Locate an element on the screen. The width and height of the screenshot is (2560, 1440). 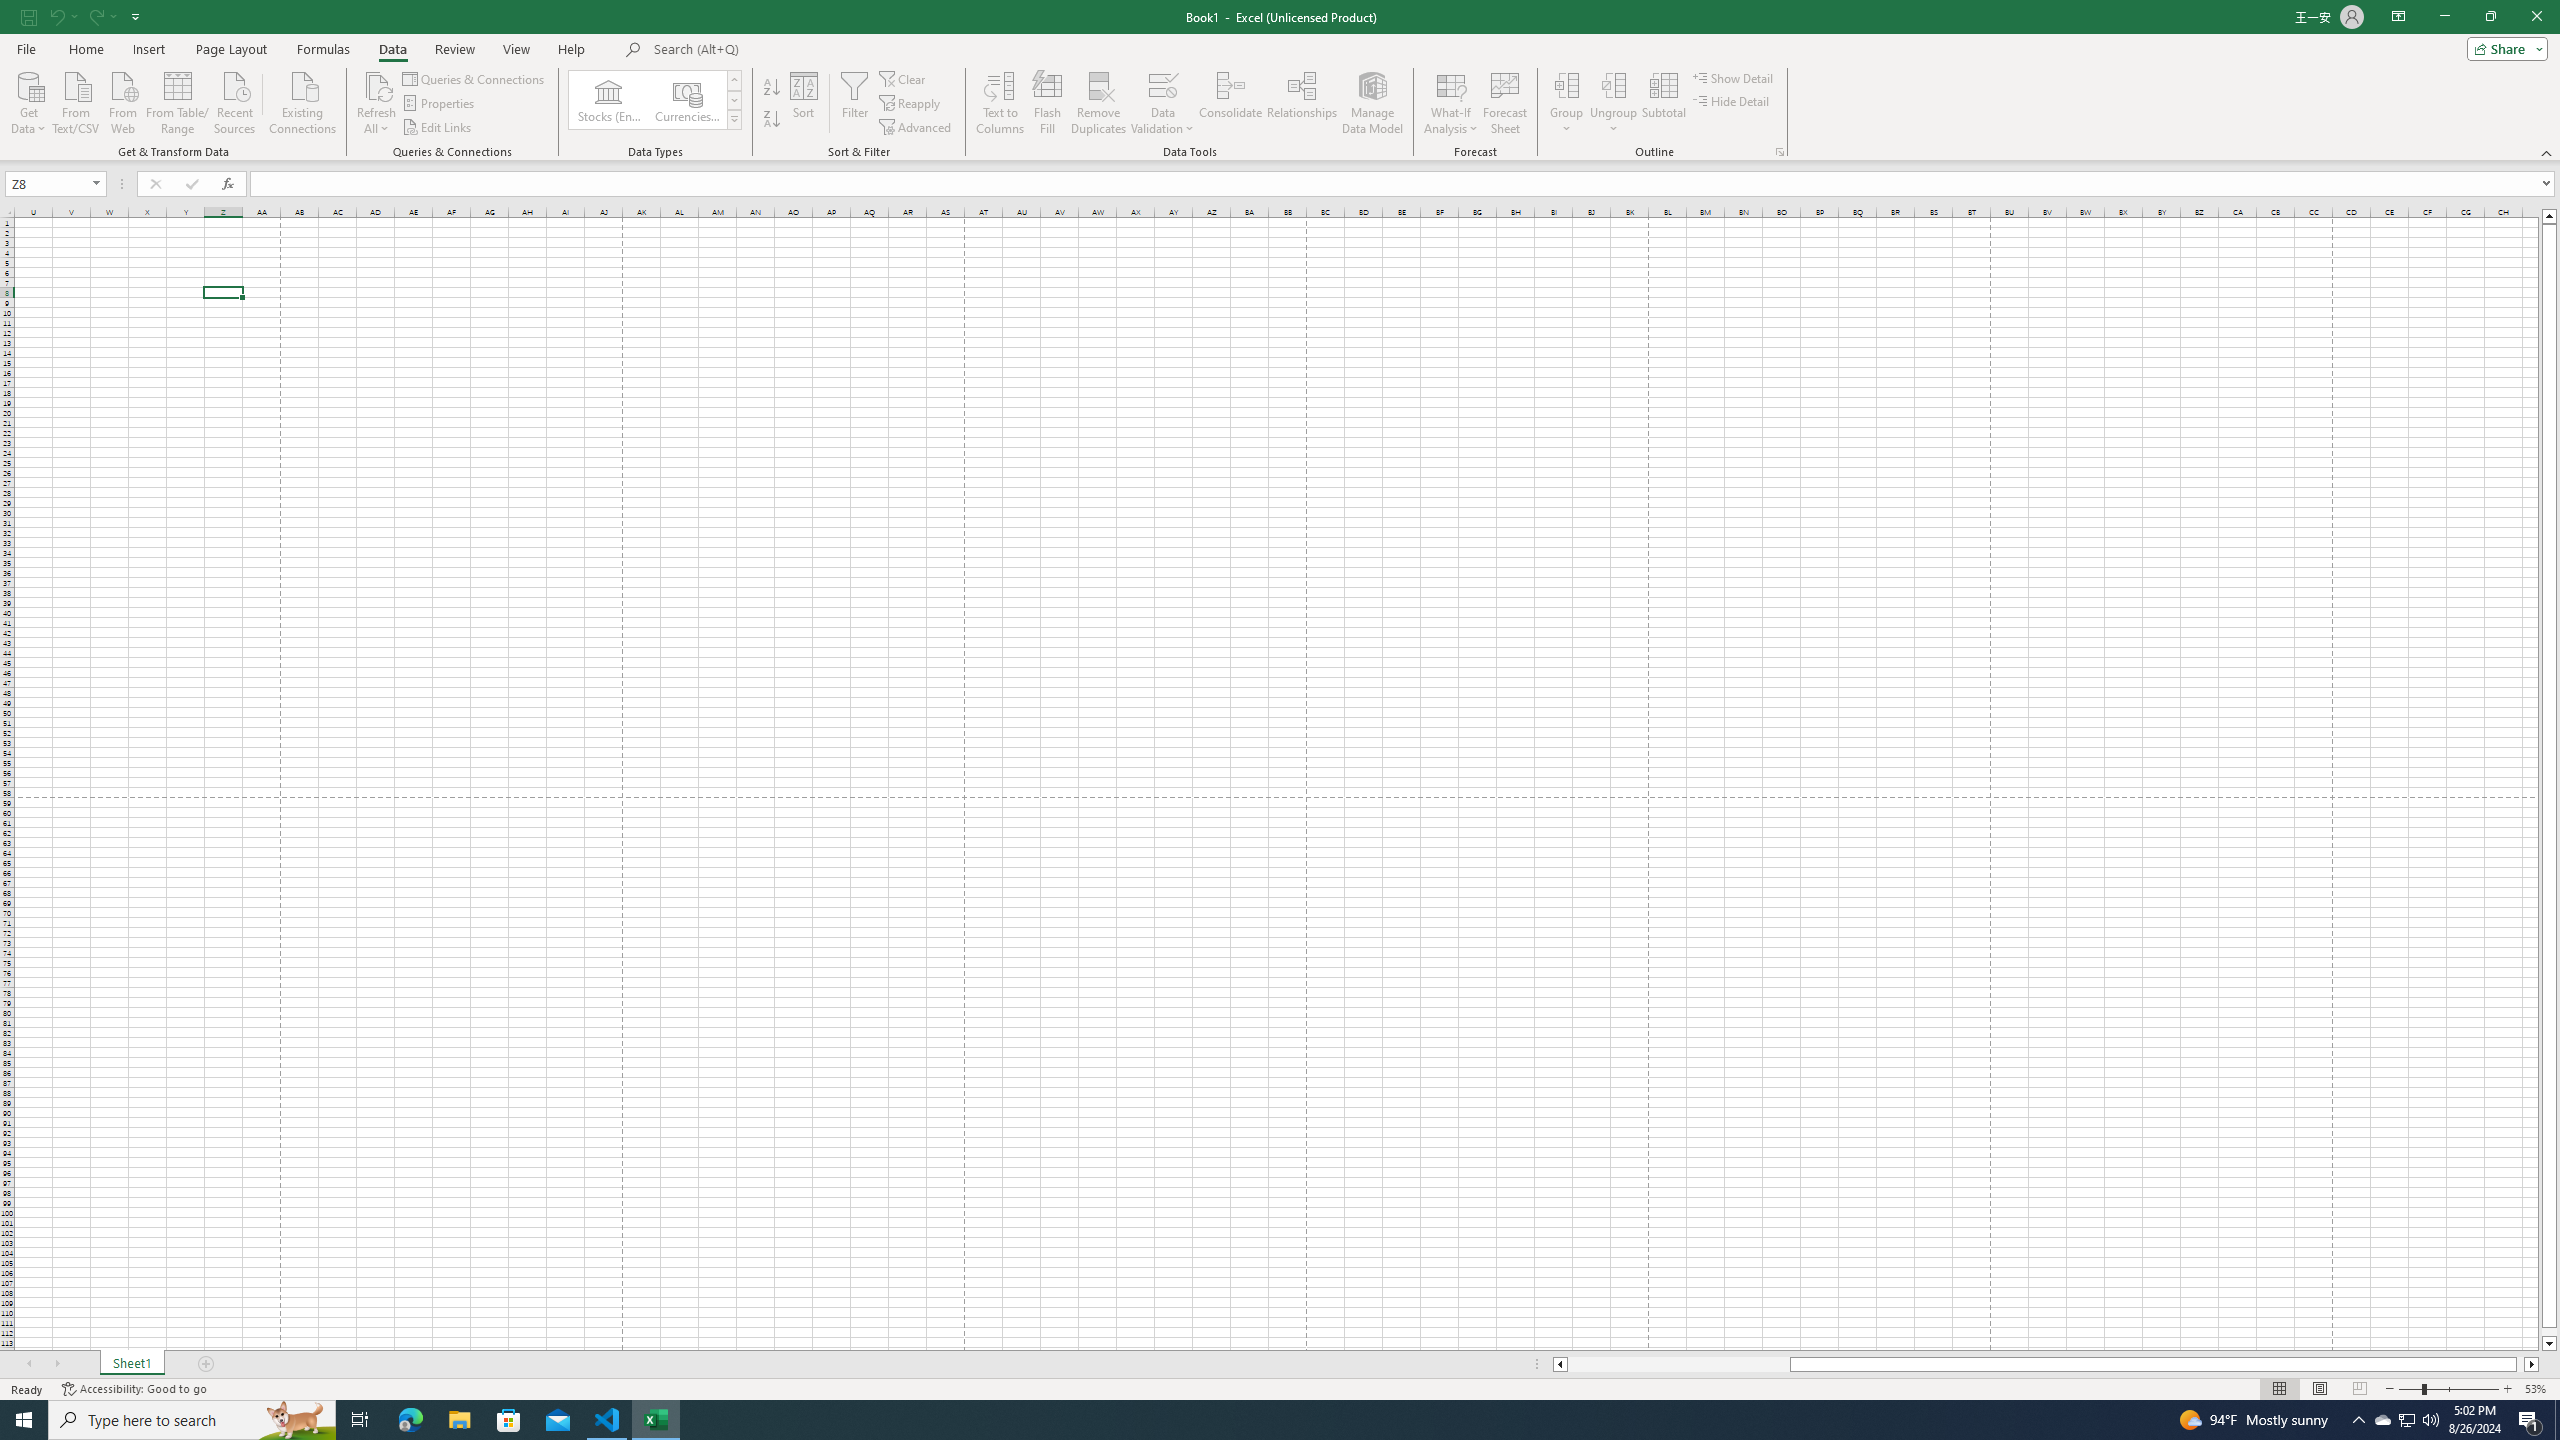
'Subtotal' is located at coordinates (1664, 103).